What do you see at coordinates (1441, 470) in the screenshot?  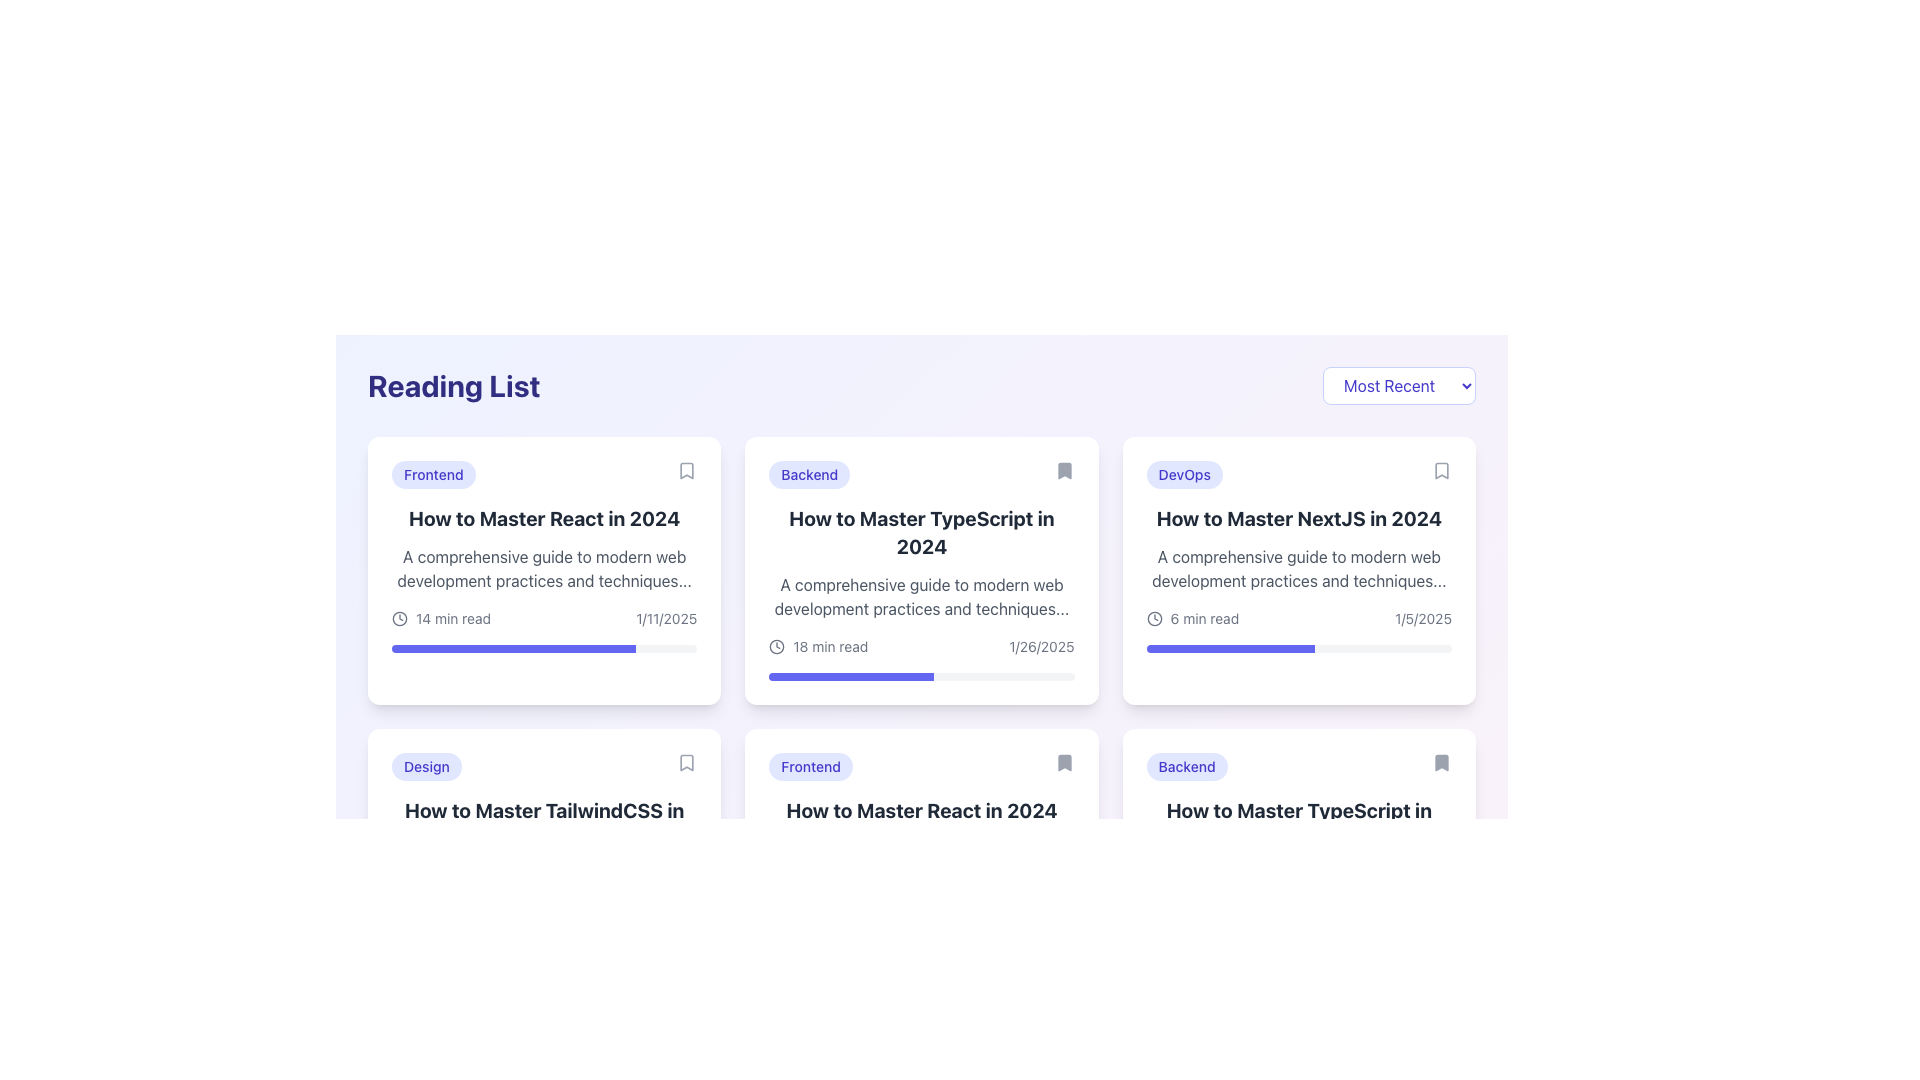 I see `the Interactive bookmark icon located in the upper-right corner of the 'How to Master NextJS in 2024' card to bookmark the associated content` at bounding box center [1441, 470].